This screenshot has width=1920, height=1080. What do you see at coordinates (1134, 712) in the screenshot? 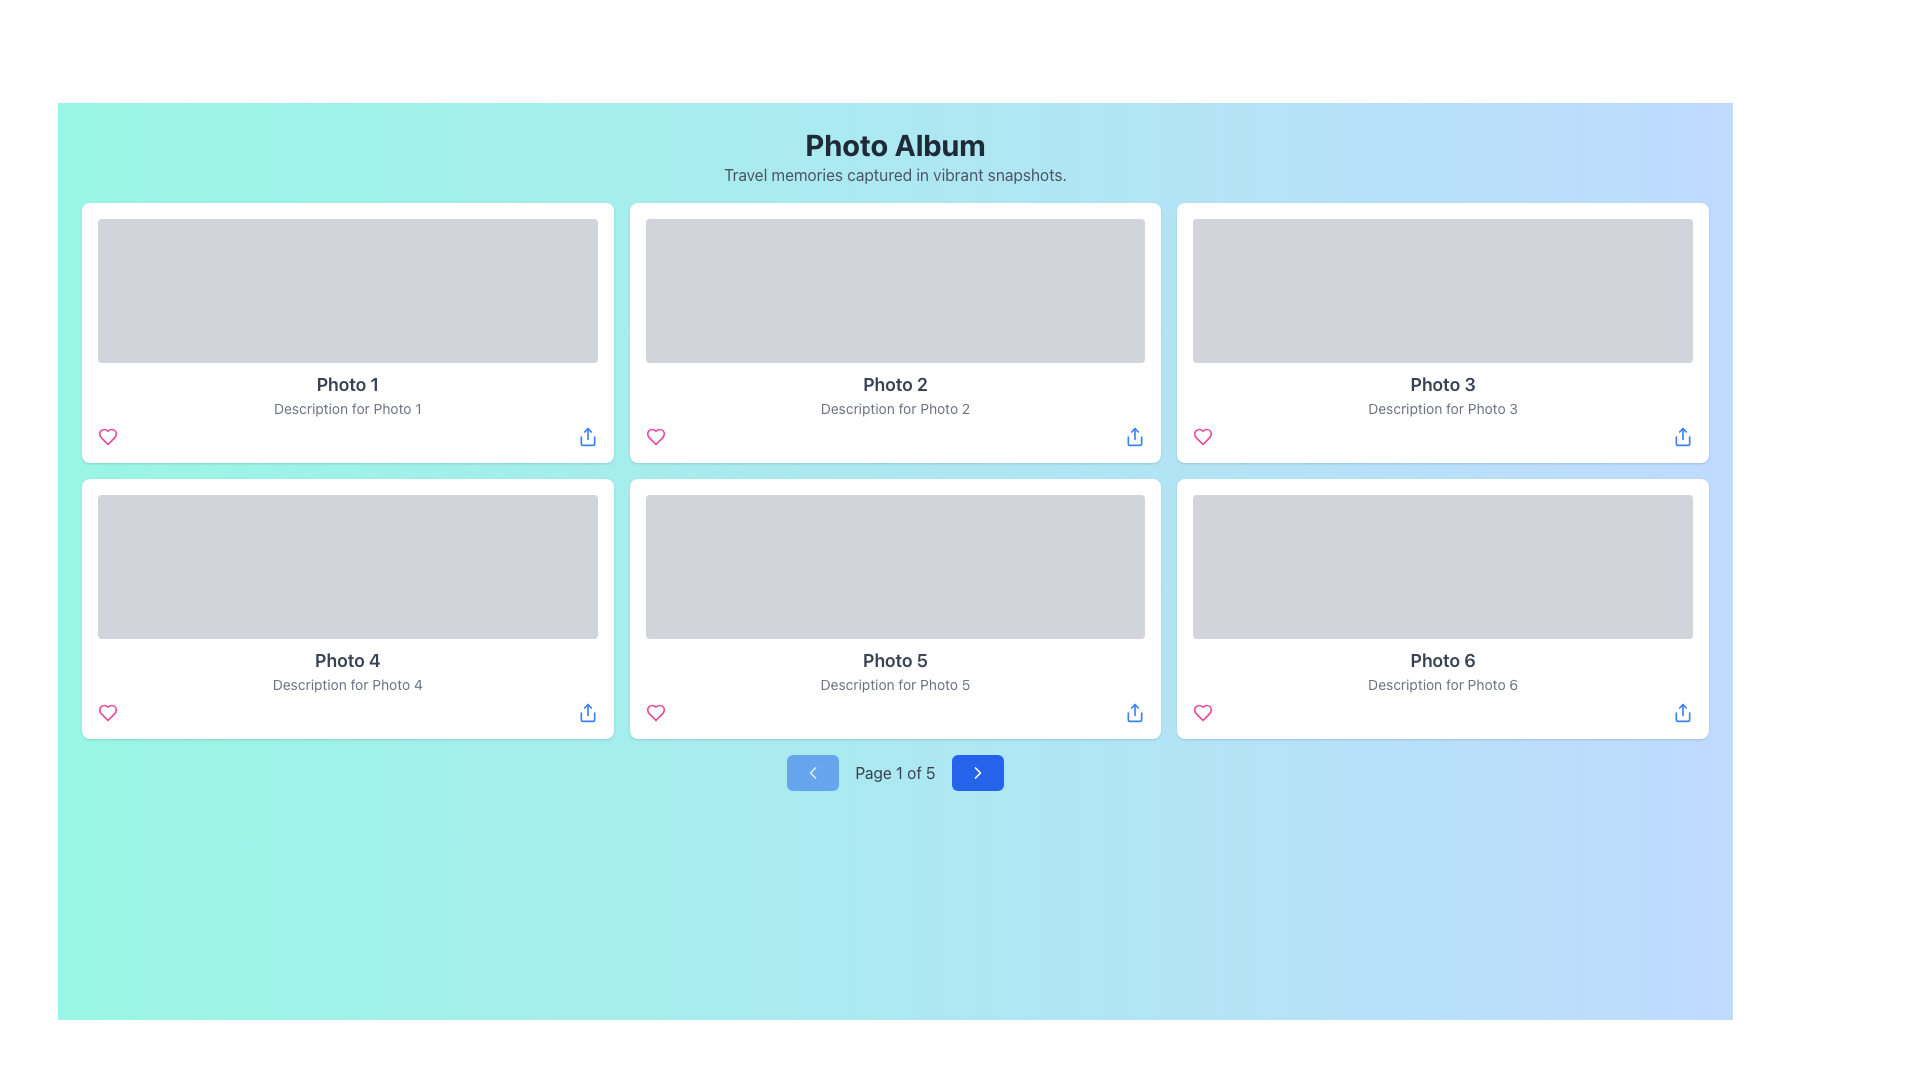
I see `the blue upward arrow icon button located` at bounding box center [1134, 712].